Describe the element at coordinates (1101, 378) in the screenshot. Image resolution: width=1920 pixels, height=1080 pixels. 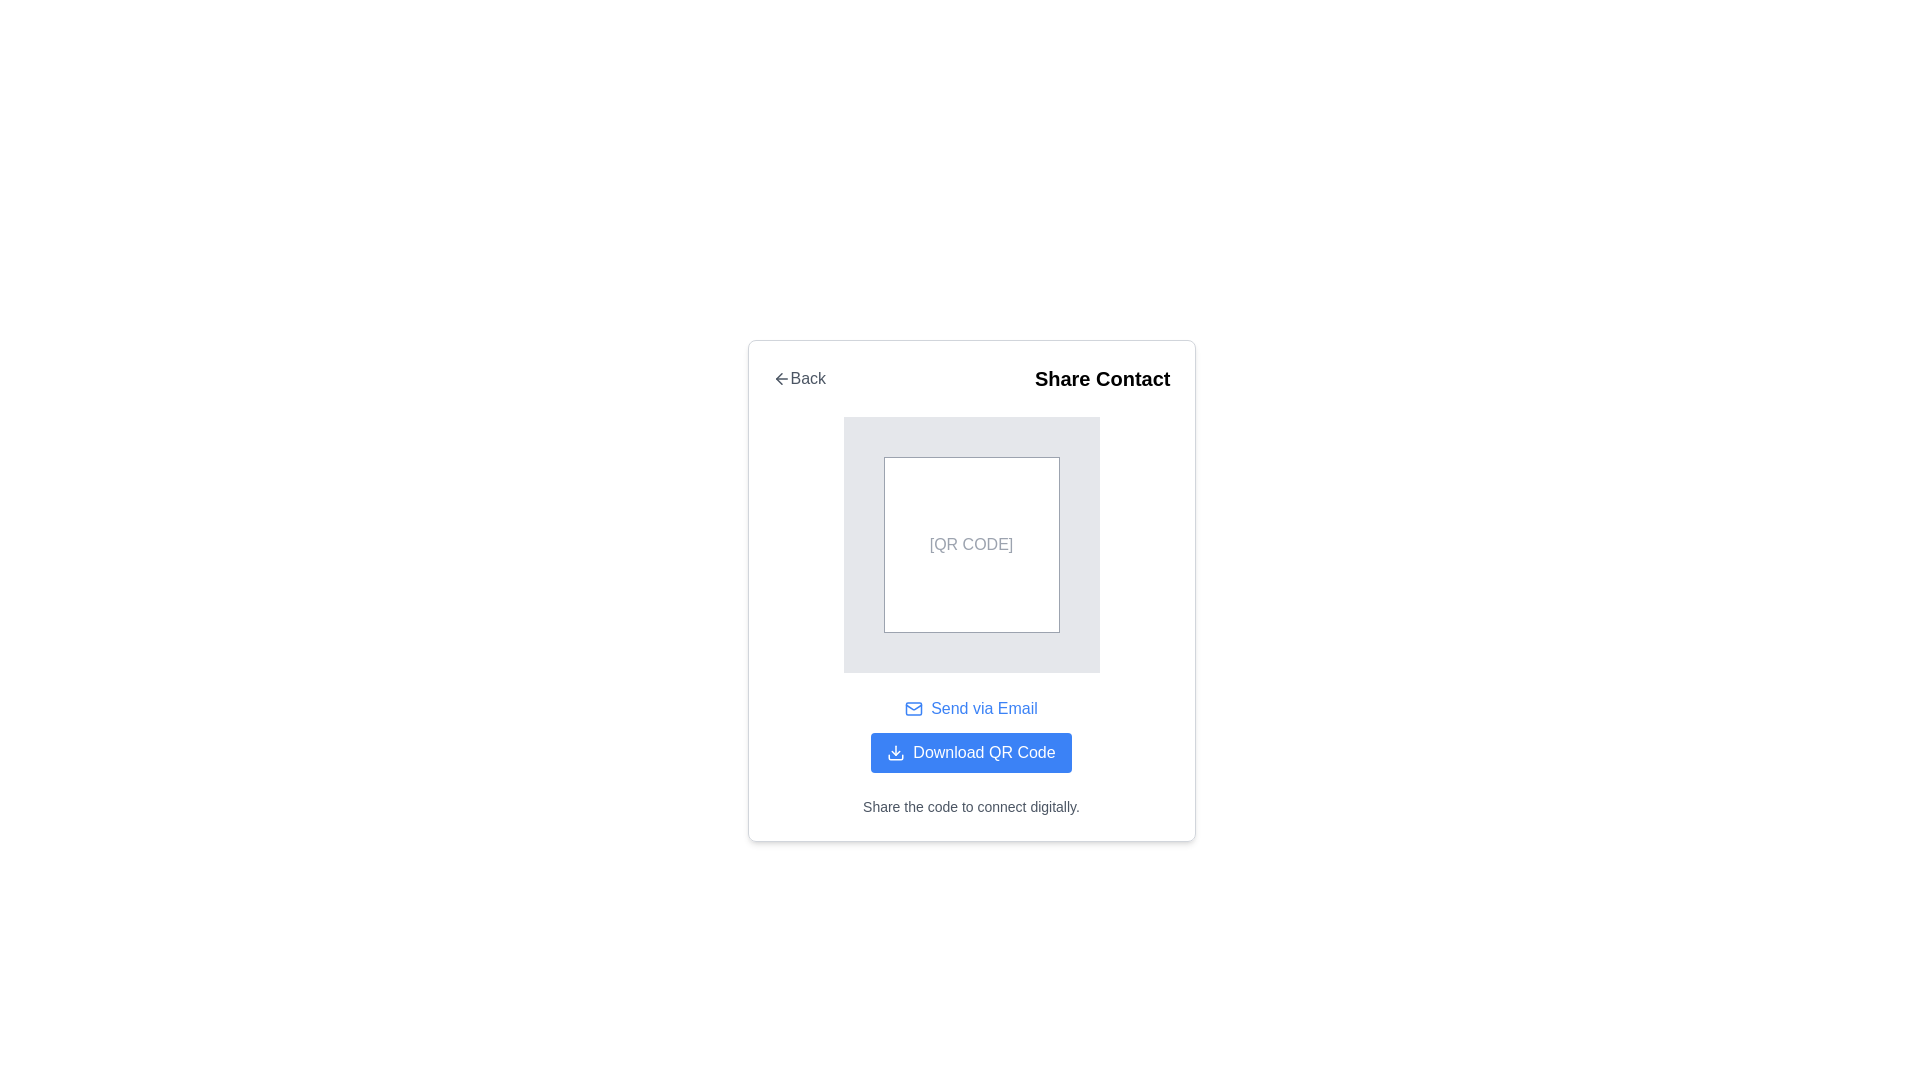
I see `the prominently styled 'Share Contact' label located in the top-right corner of the header section, which is bold and large-sized` at that location.